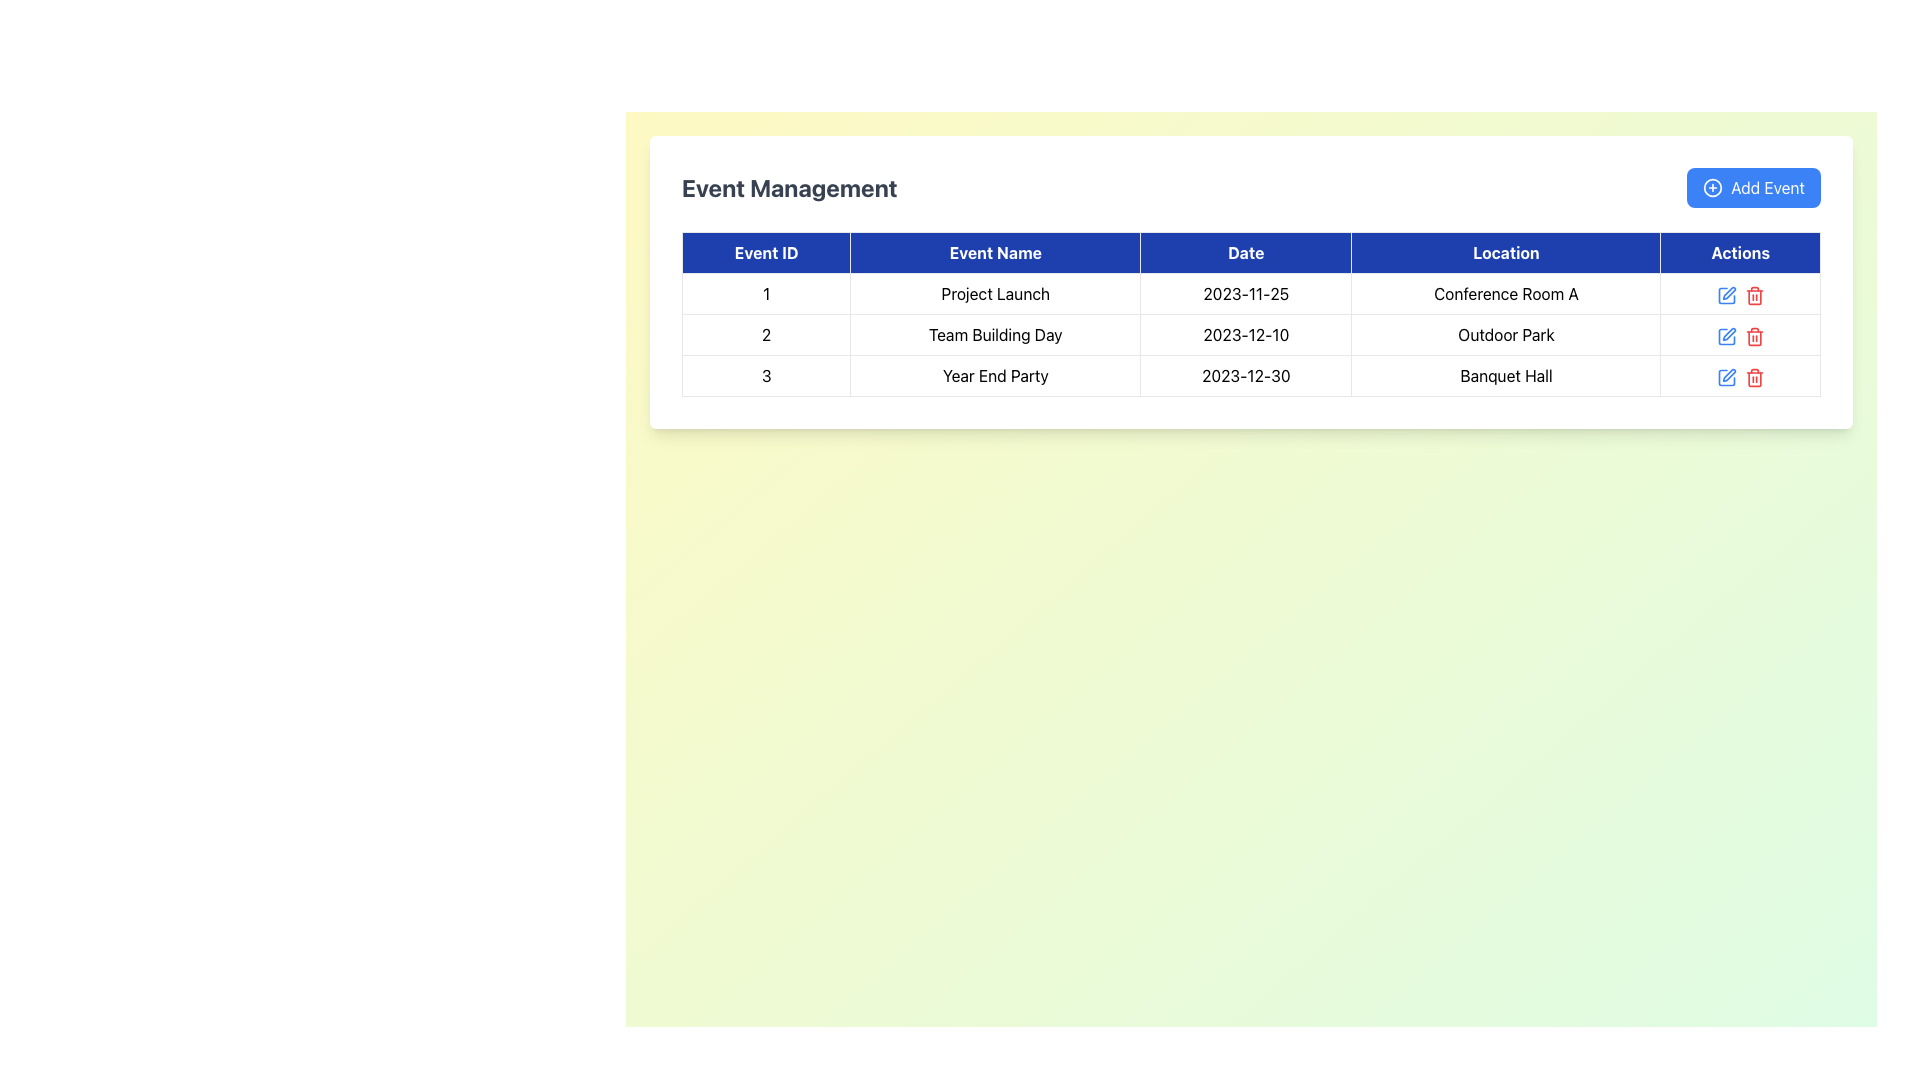 The image size is (1920, 1080). What do you see at coordinates (1245, 252) in the screenshot?
I see `the Table Header labeled 'Date', which is the third column in the header row of the Event Management table, characterized by white bold text on a blue background` at bounding box center [1245, 252].